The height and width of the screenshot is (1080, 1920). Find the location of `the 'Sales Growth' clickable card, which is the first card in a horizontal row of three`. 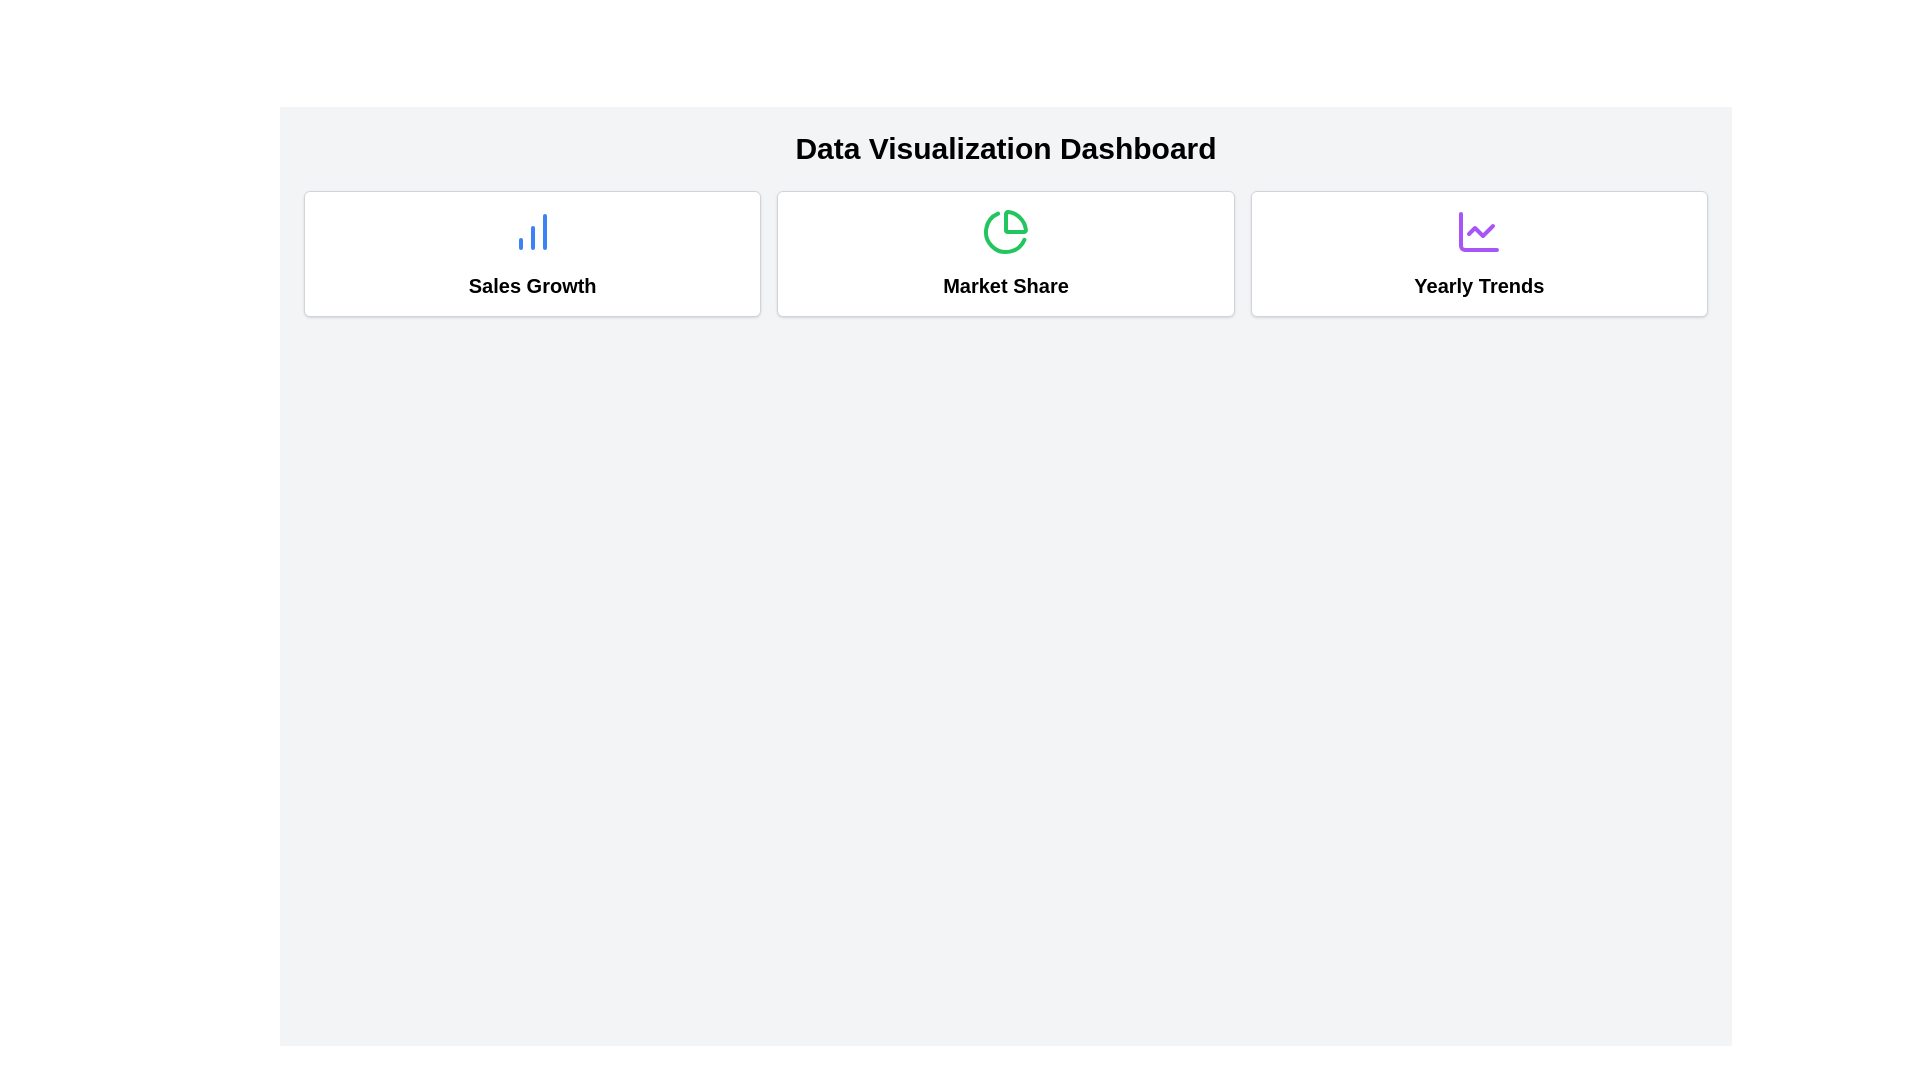

the 'Sales Growth' clickable card, which is the first card in a horizontal row of three is located at coordinates (532, 253).